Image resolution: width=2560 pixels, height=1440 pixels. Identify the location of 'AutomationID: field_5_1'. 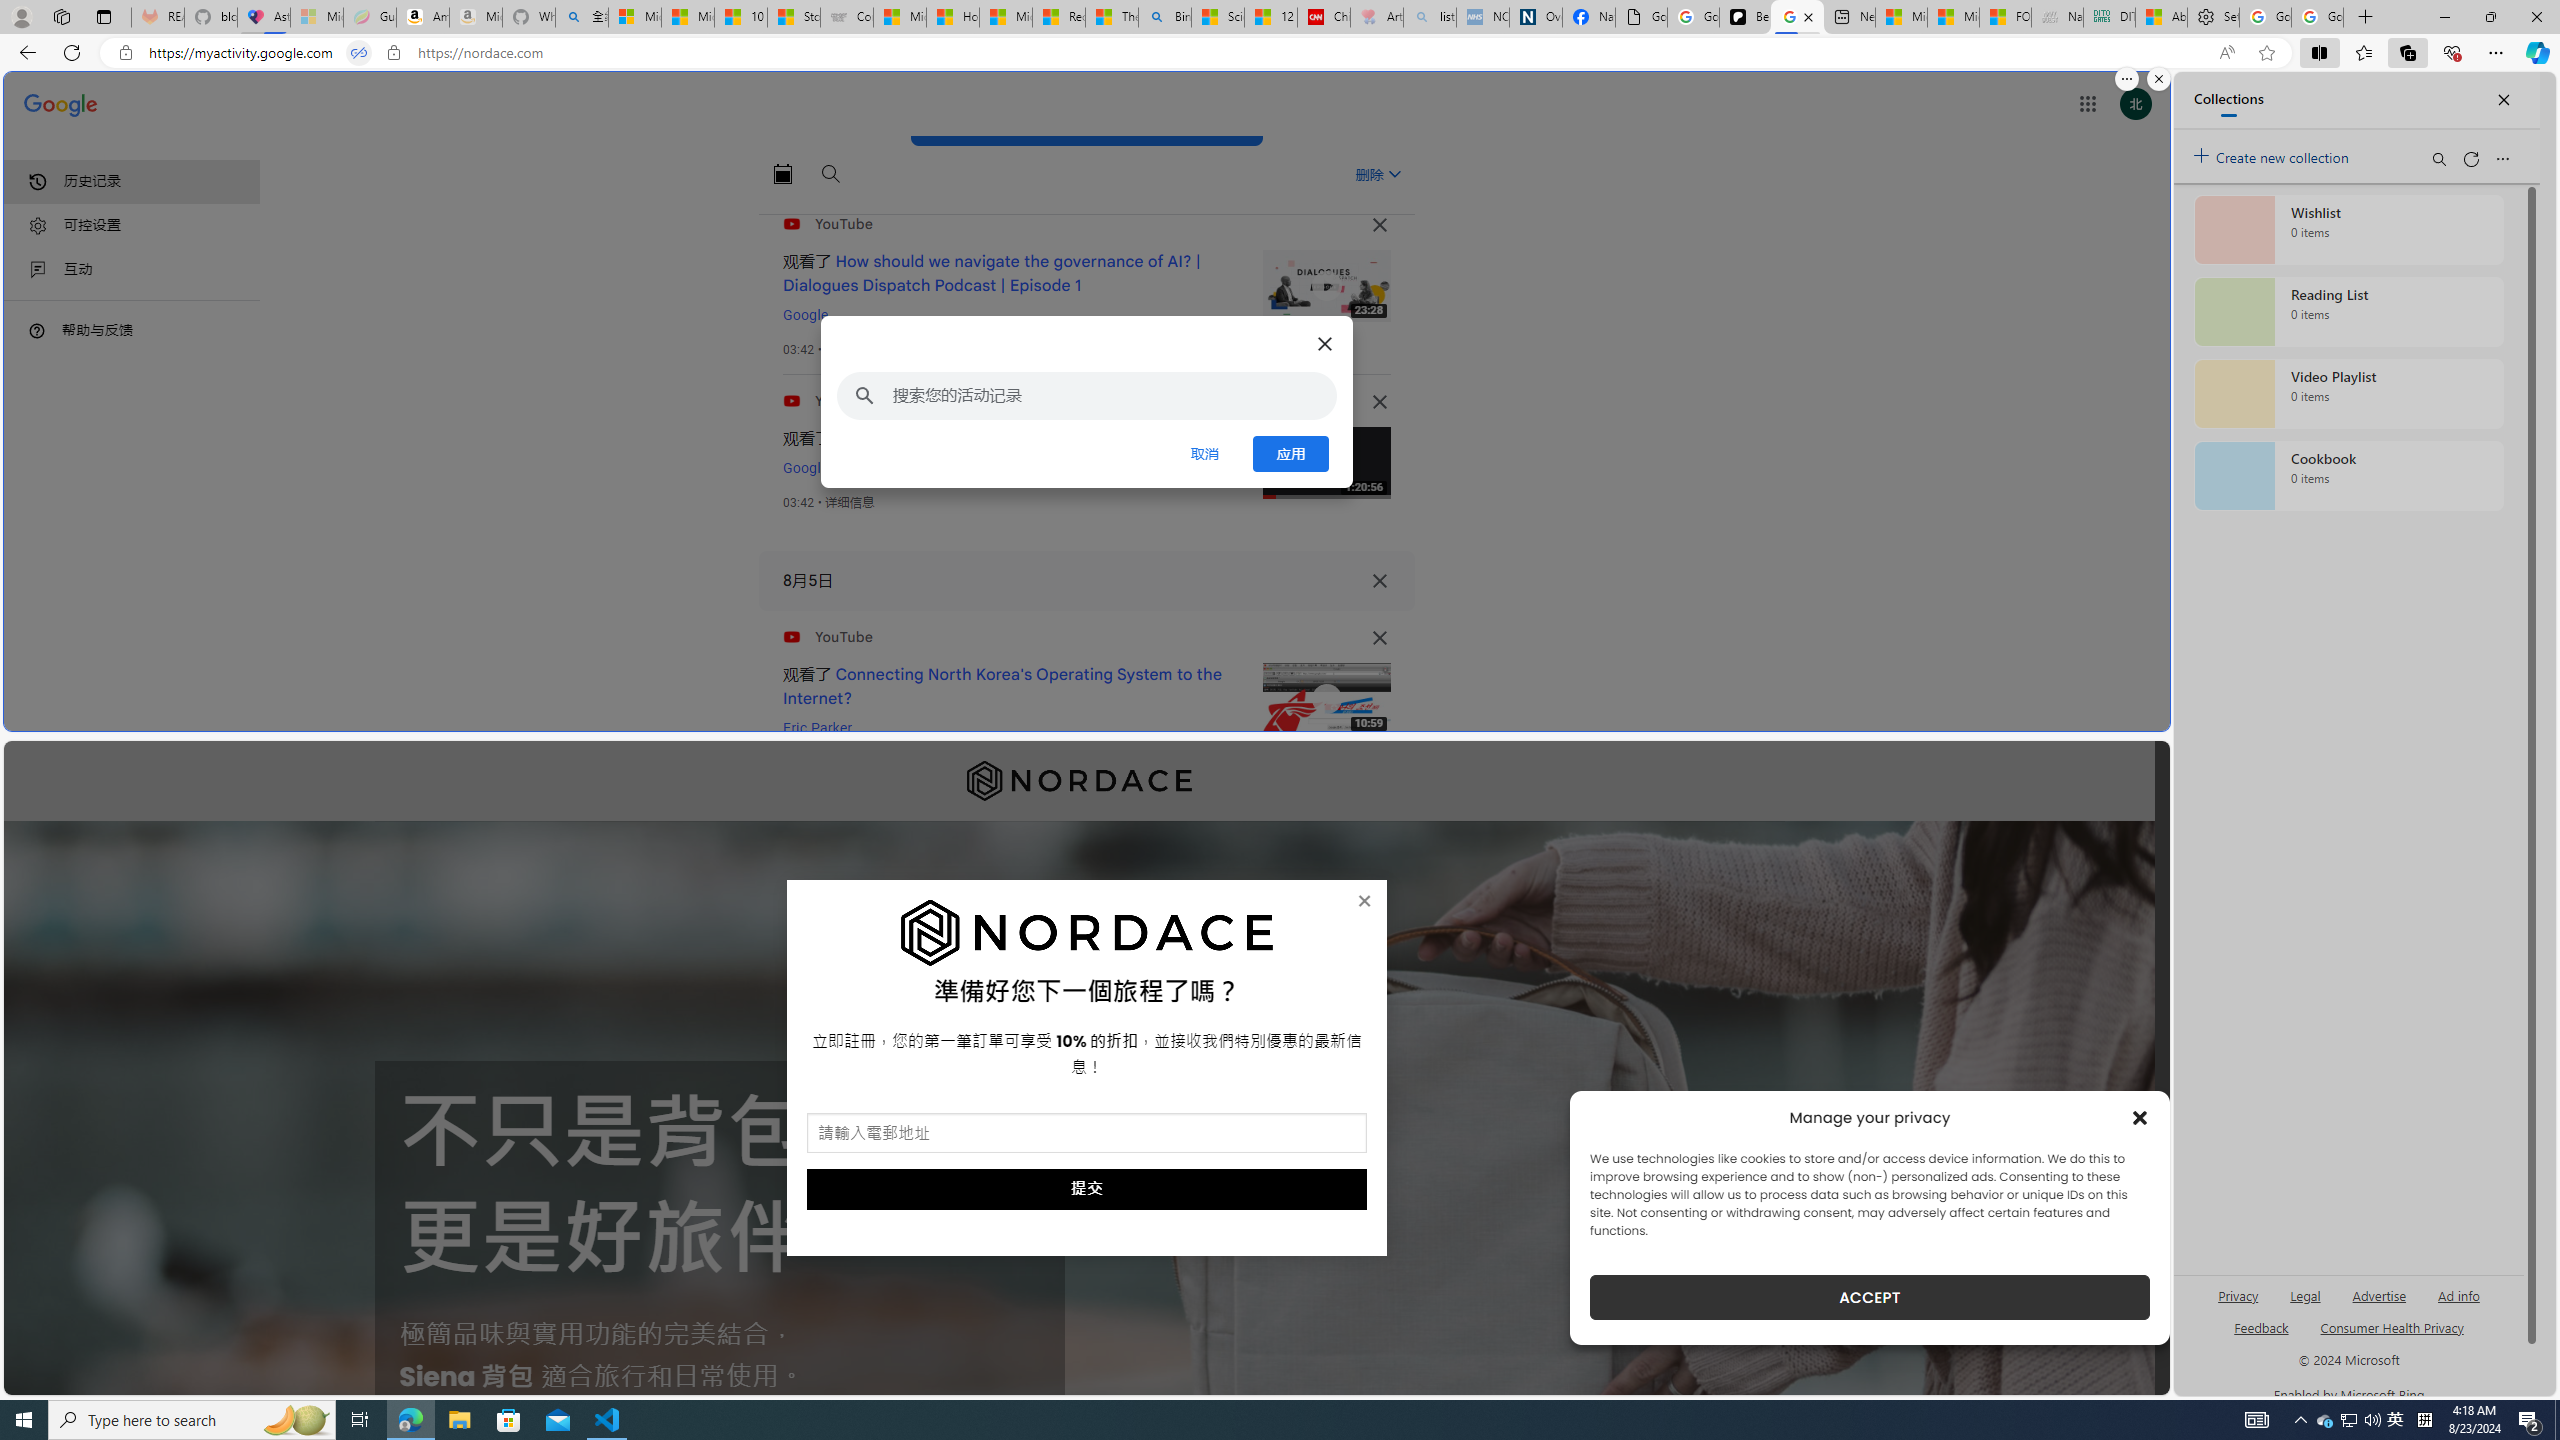
(1085, 1134).